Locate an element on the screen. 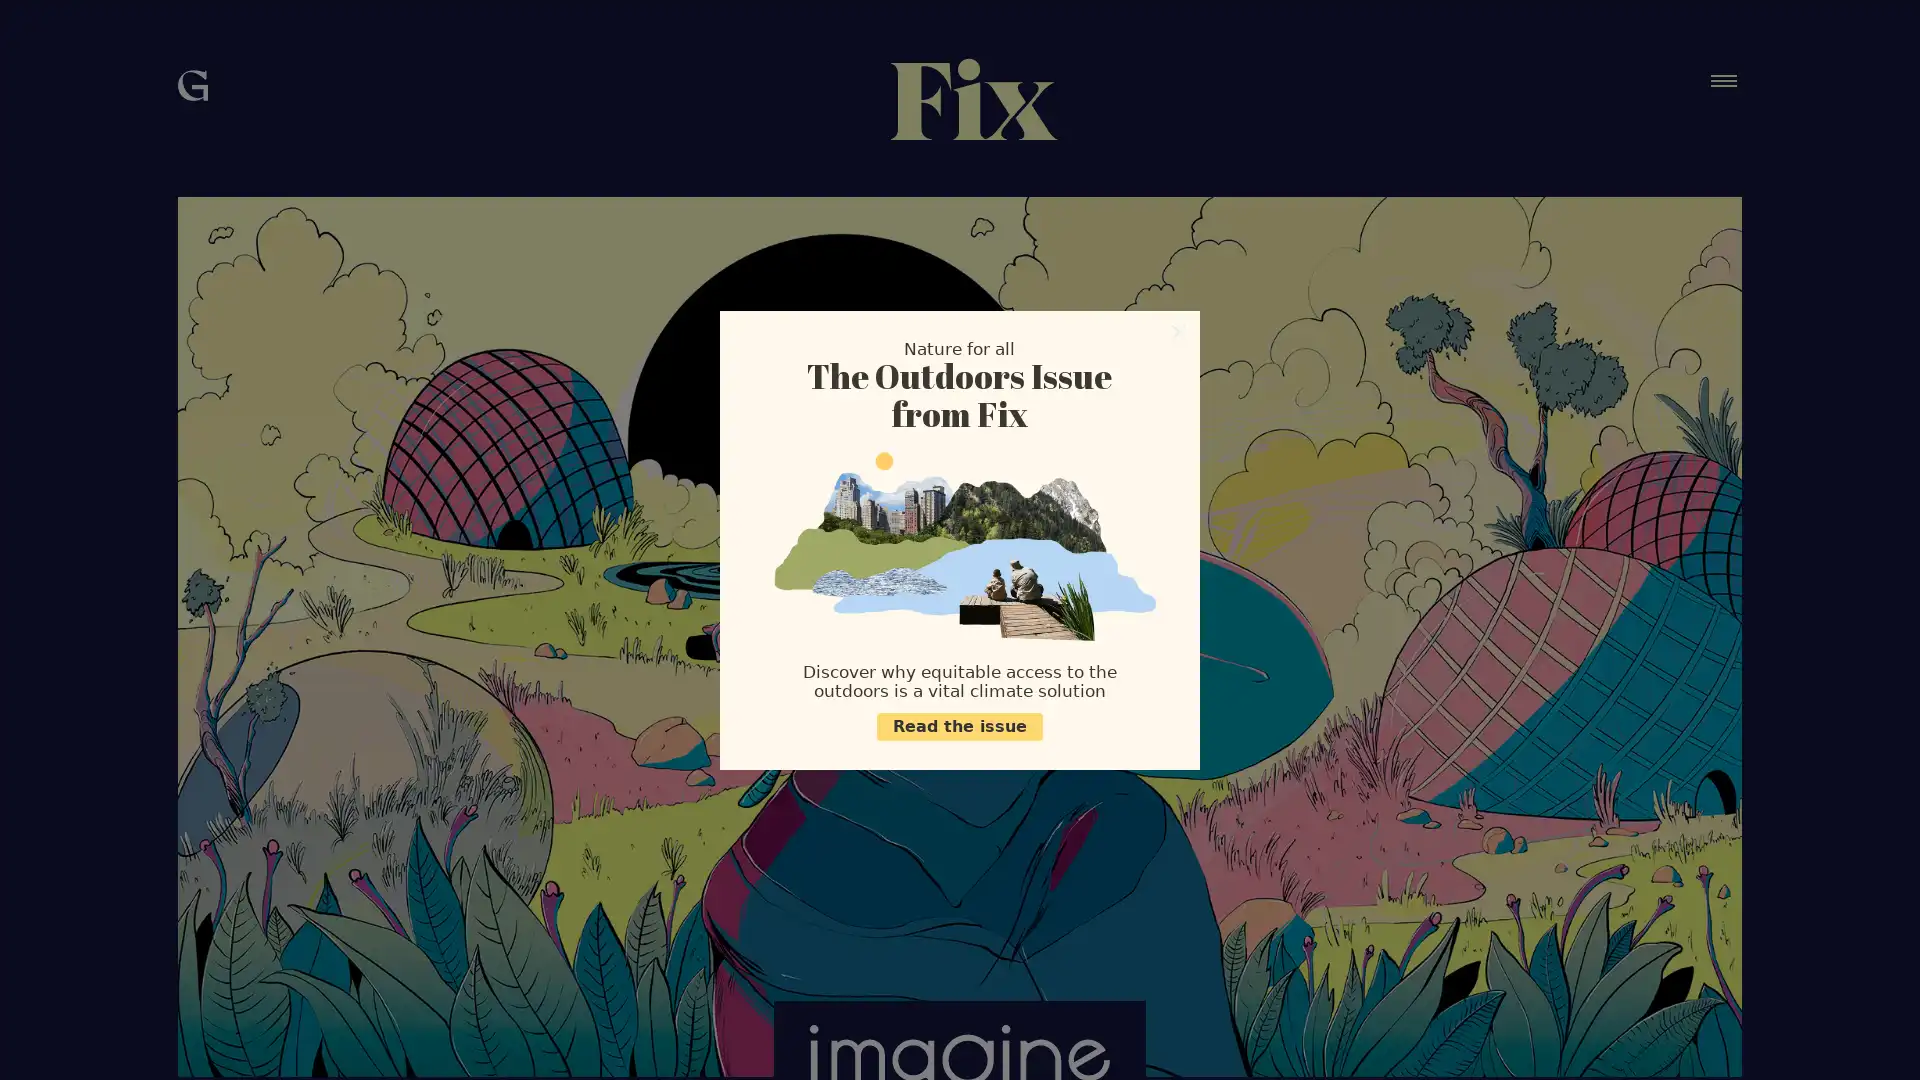 This screenshot has height=1080, width=1920. Close is located at coordinates (1179, 330).